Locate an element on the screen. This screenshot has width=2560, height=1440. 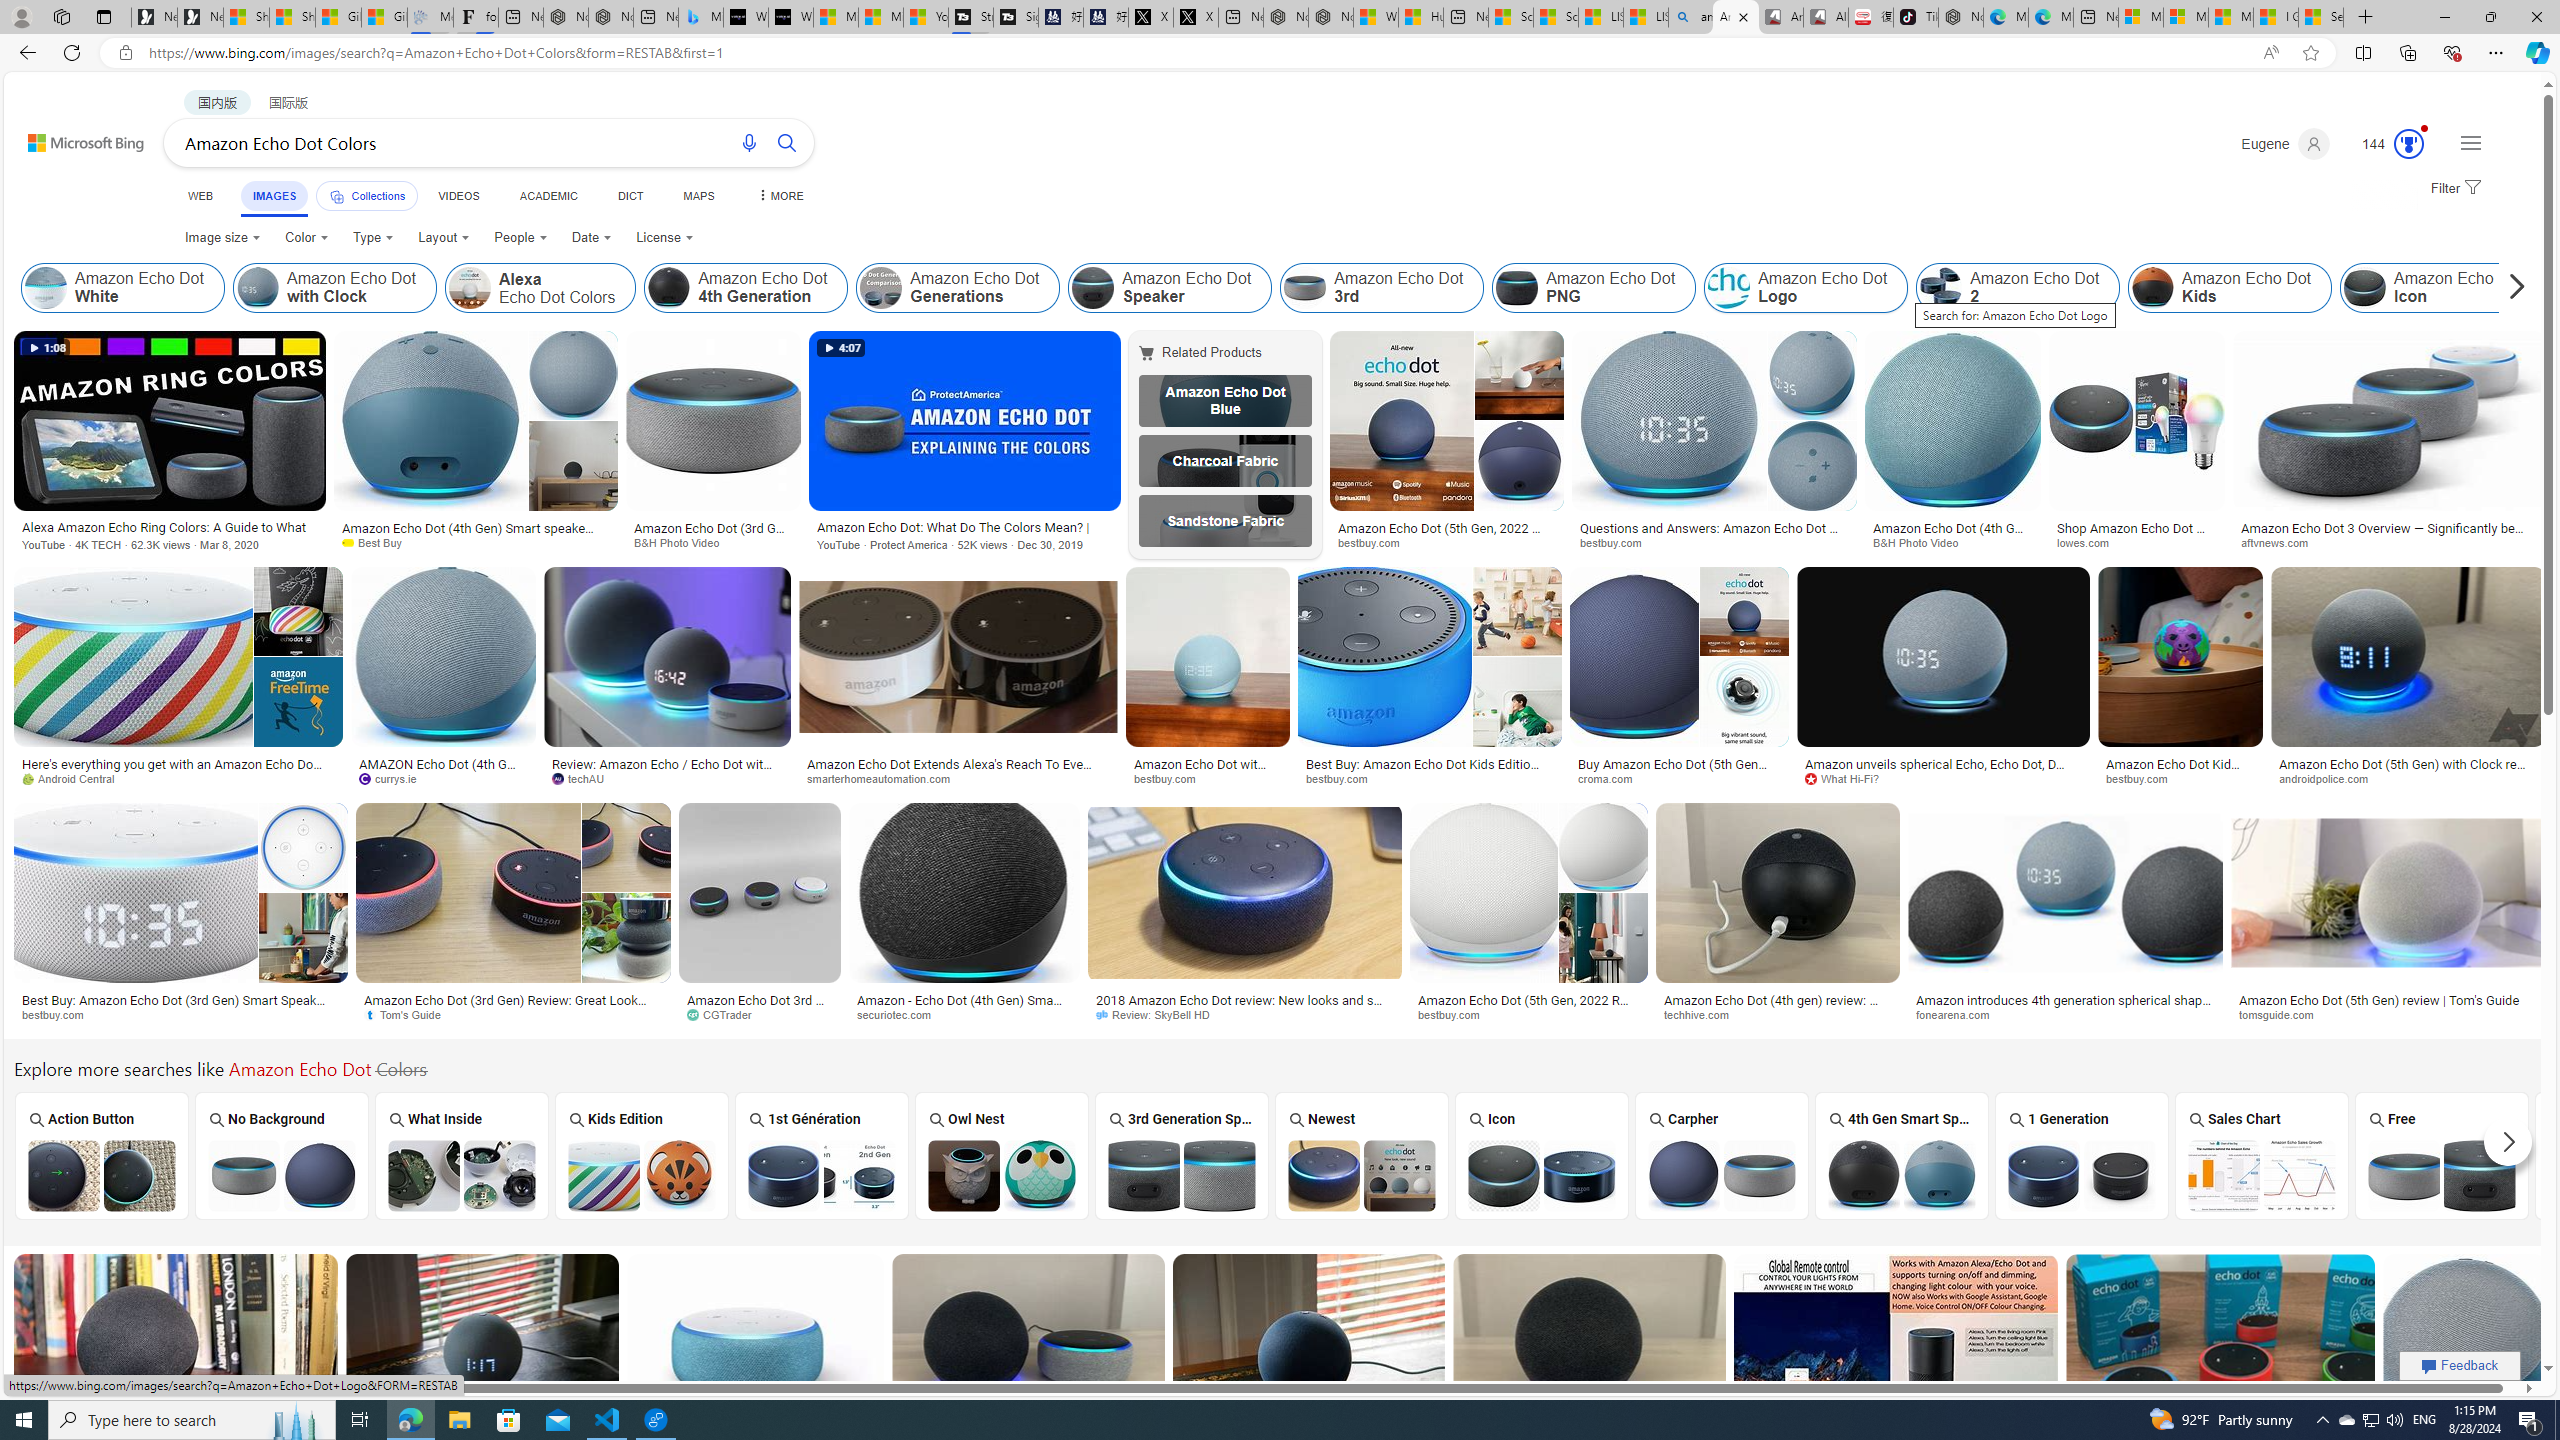
'CGTrader' is located at coordinates (725, 1014).